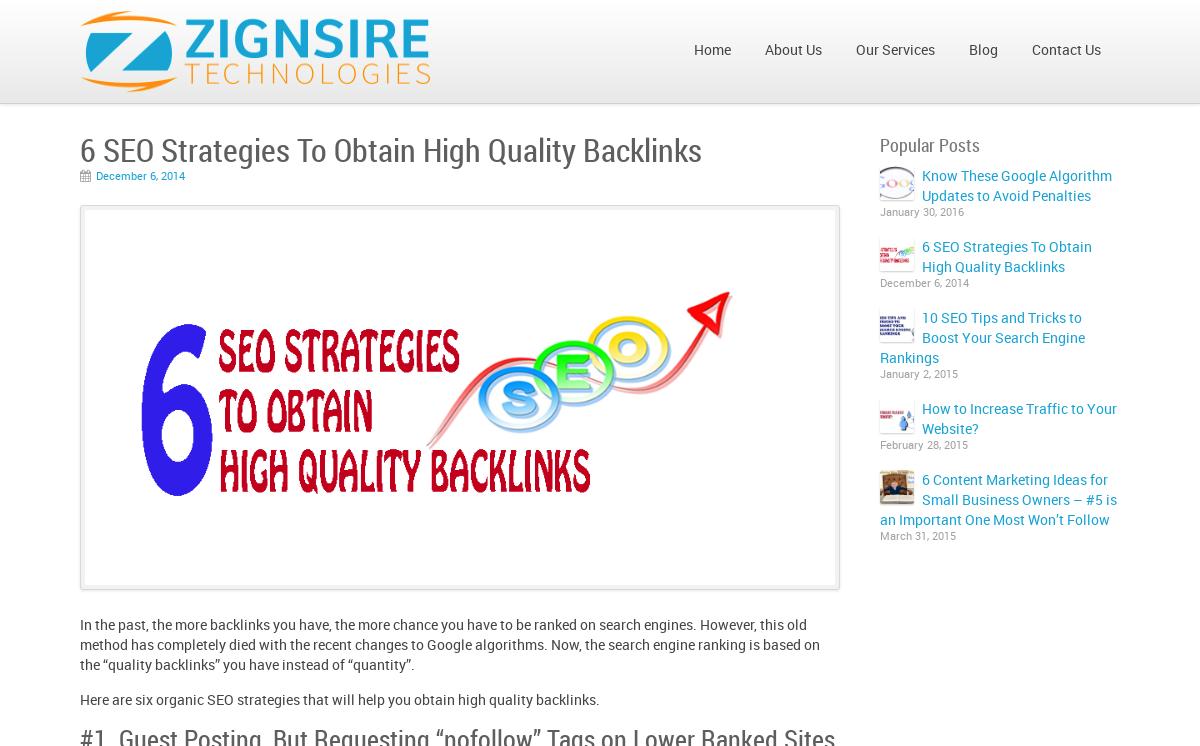  I want to click on '10 SEO Tips and Tricks to Boost Your Search Engine Rankings', so click(982, 336).